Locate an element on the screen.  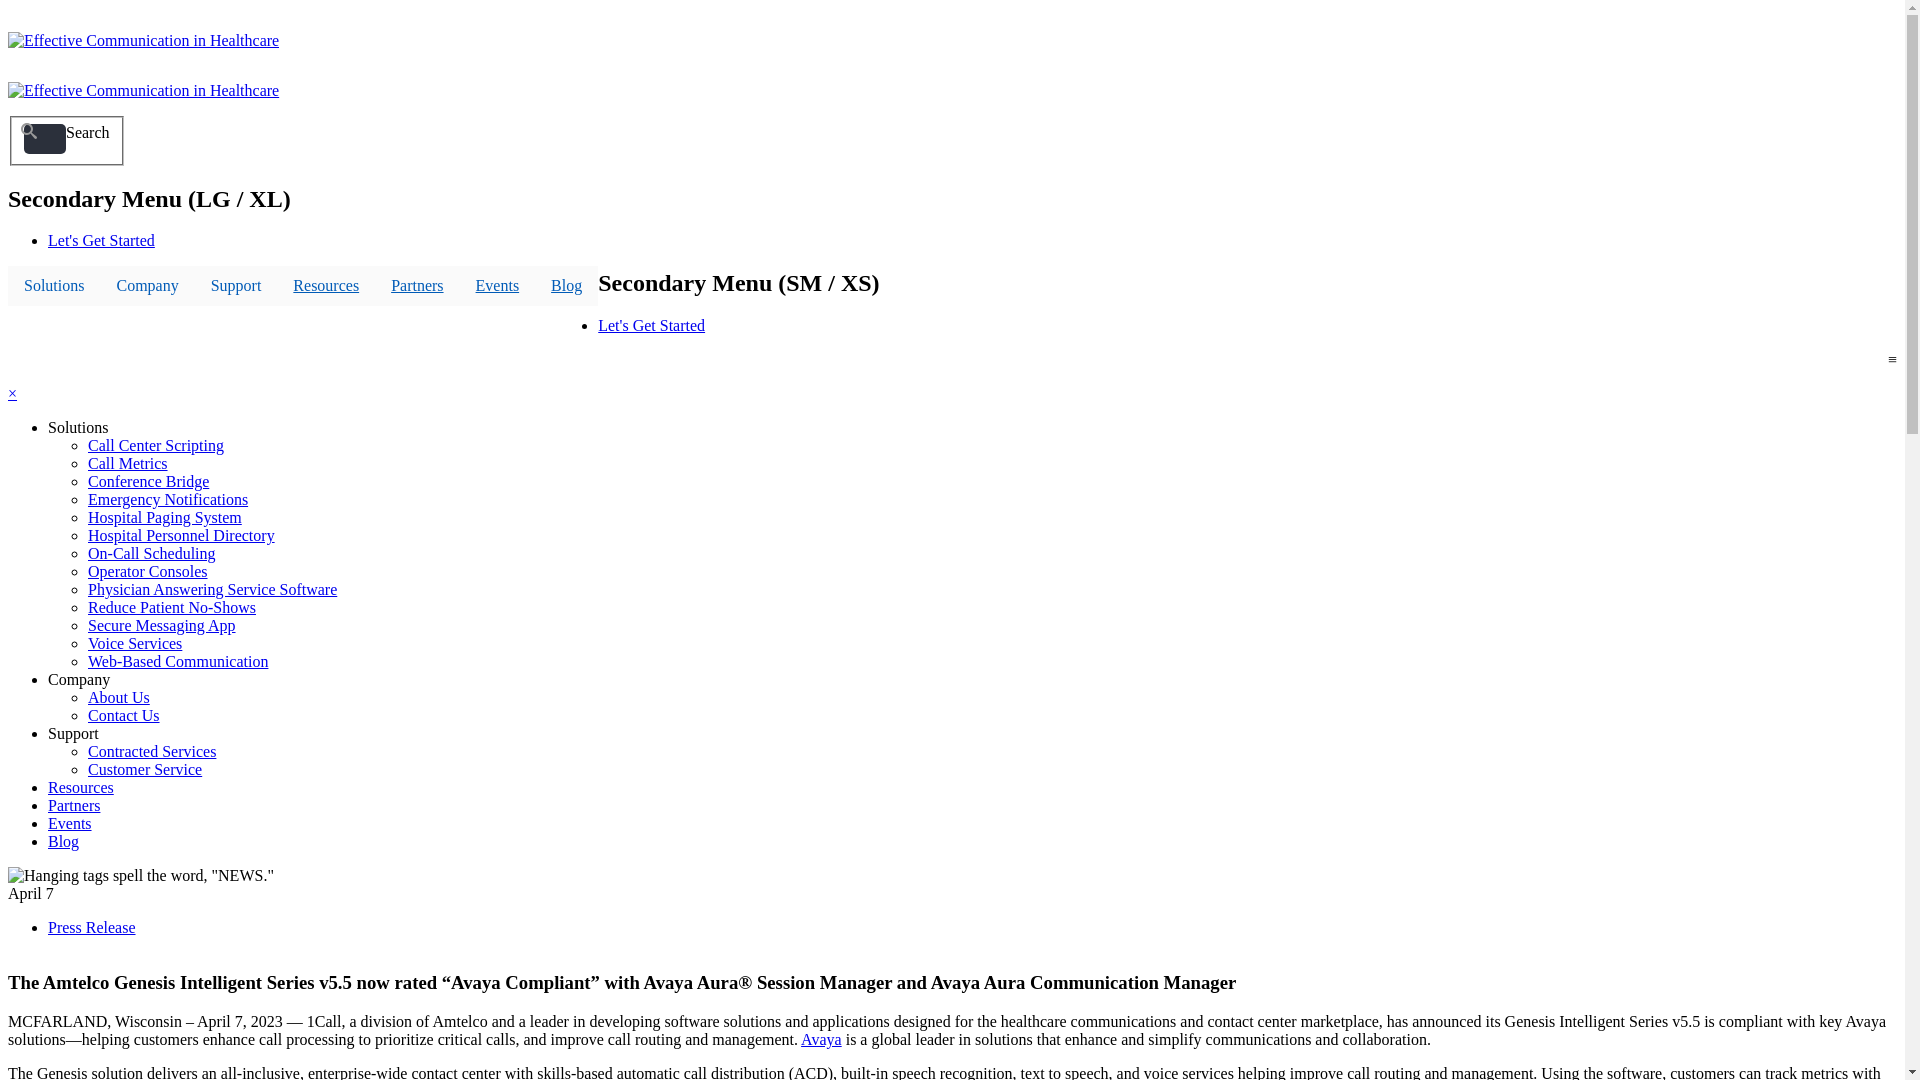
'Enter the terms you wish to search for.' is located at coordinates (44, 137).